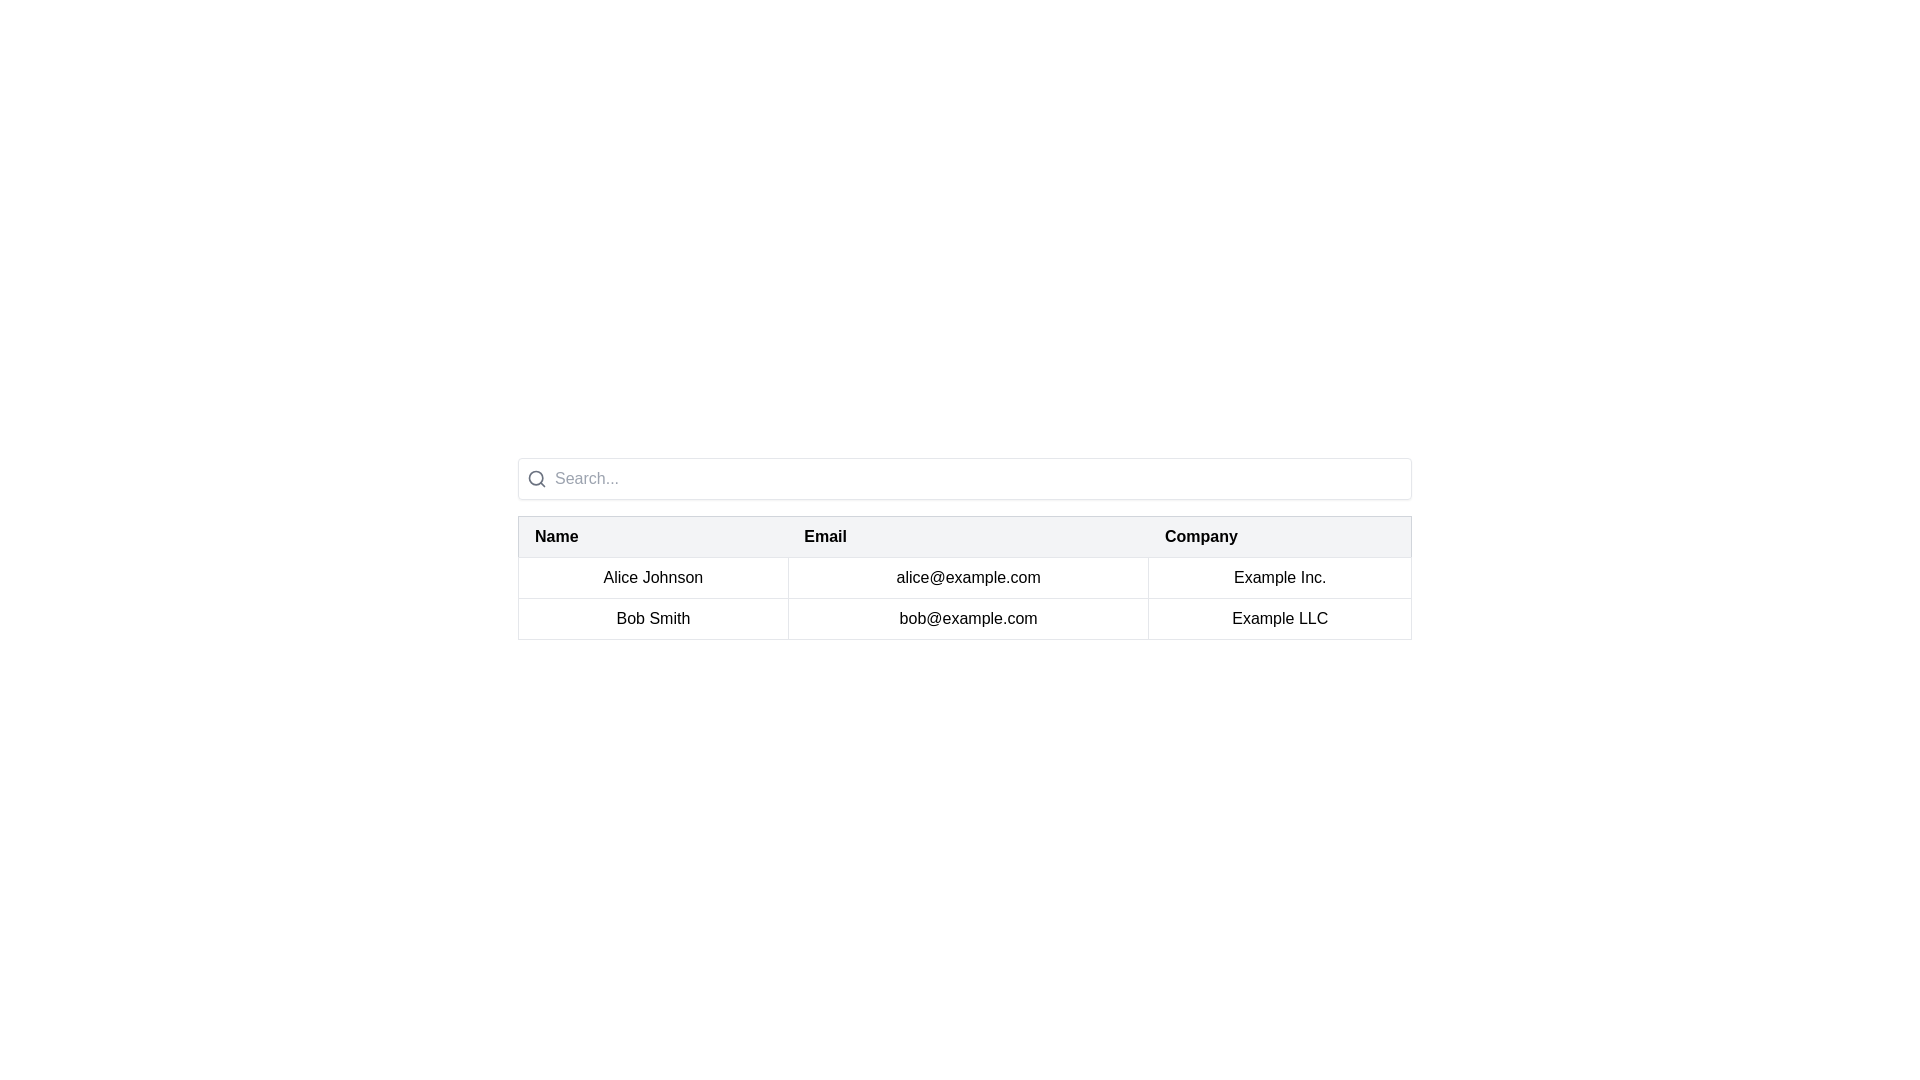 The height and width of the screenshot is (1080, 1920). What do you see at coordinates (1200, 535) in the screenshot?
I see `the 'Company' text label, which is the header of the last column in the data table, styled in bold and capitalized letters` at bounding box center [1200, 535].